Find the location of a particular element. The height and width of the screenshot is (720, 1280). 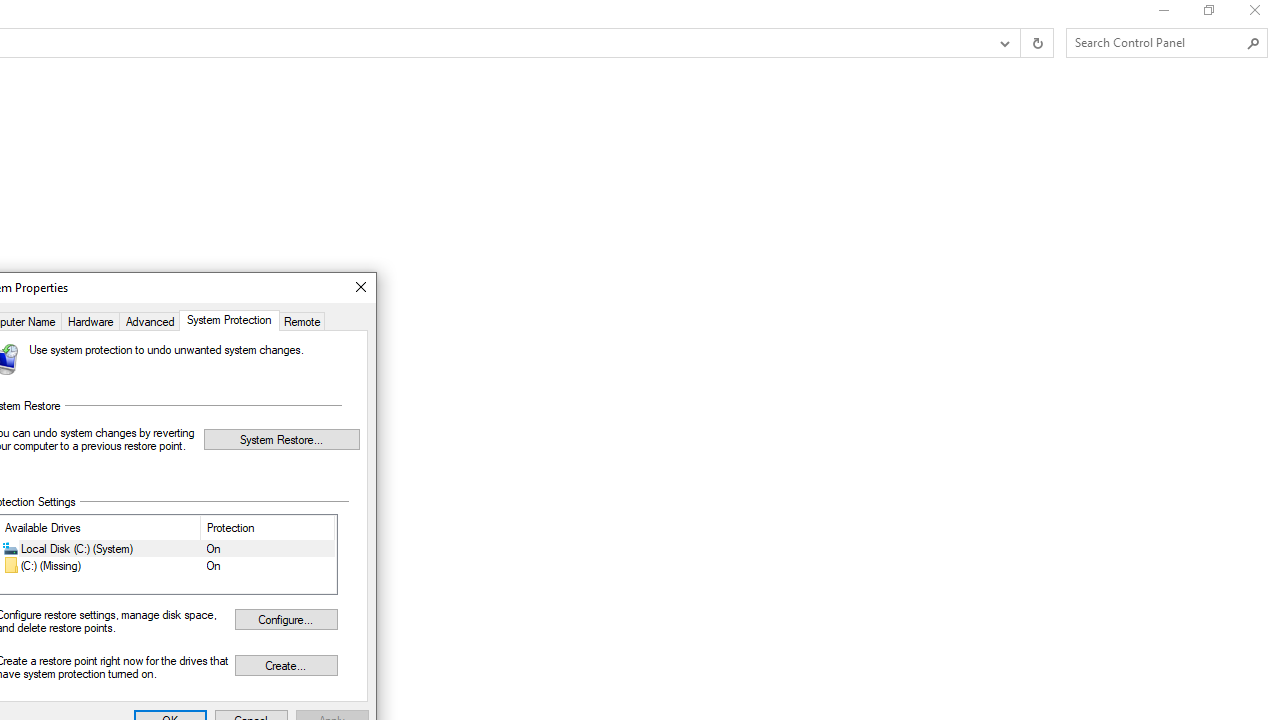

'System Restore...' is located at coordinates (281, 438).